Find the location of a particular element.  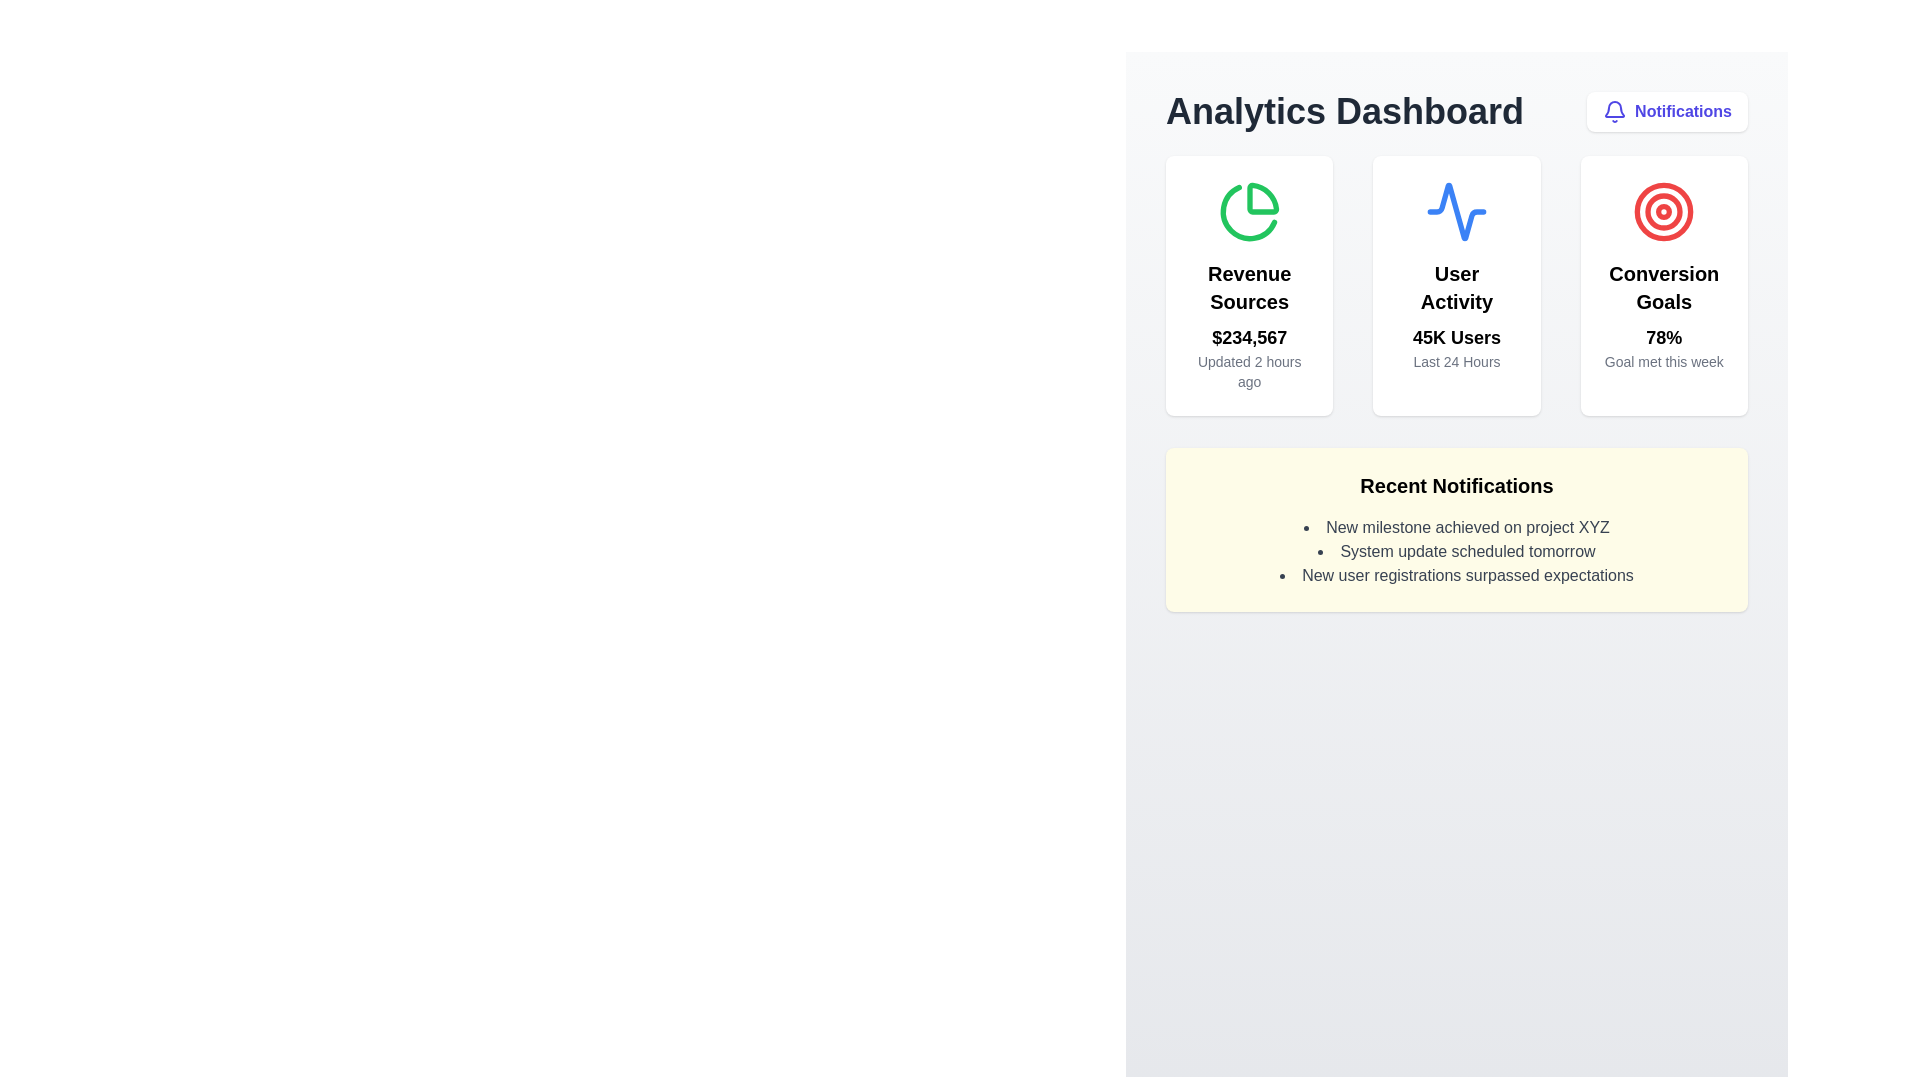

the second circular layer of the 'Conversion Goals' target icon located centrally within the card, which is the third card in the row of three cards near the top of the dashboard interface is located at coordinates (1664, 212).